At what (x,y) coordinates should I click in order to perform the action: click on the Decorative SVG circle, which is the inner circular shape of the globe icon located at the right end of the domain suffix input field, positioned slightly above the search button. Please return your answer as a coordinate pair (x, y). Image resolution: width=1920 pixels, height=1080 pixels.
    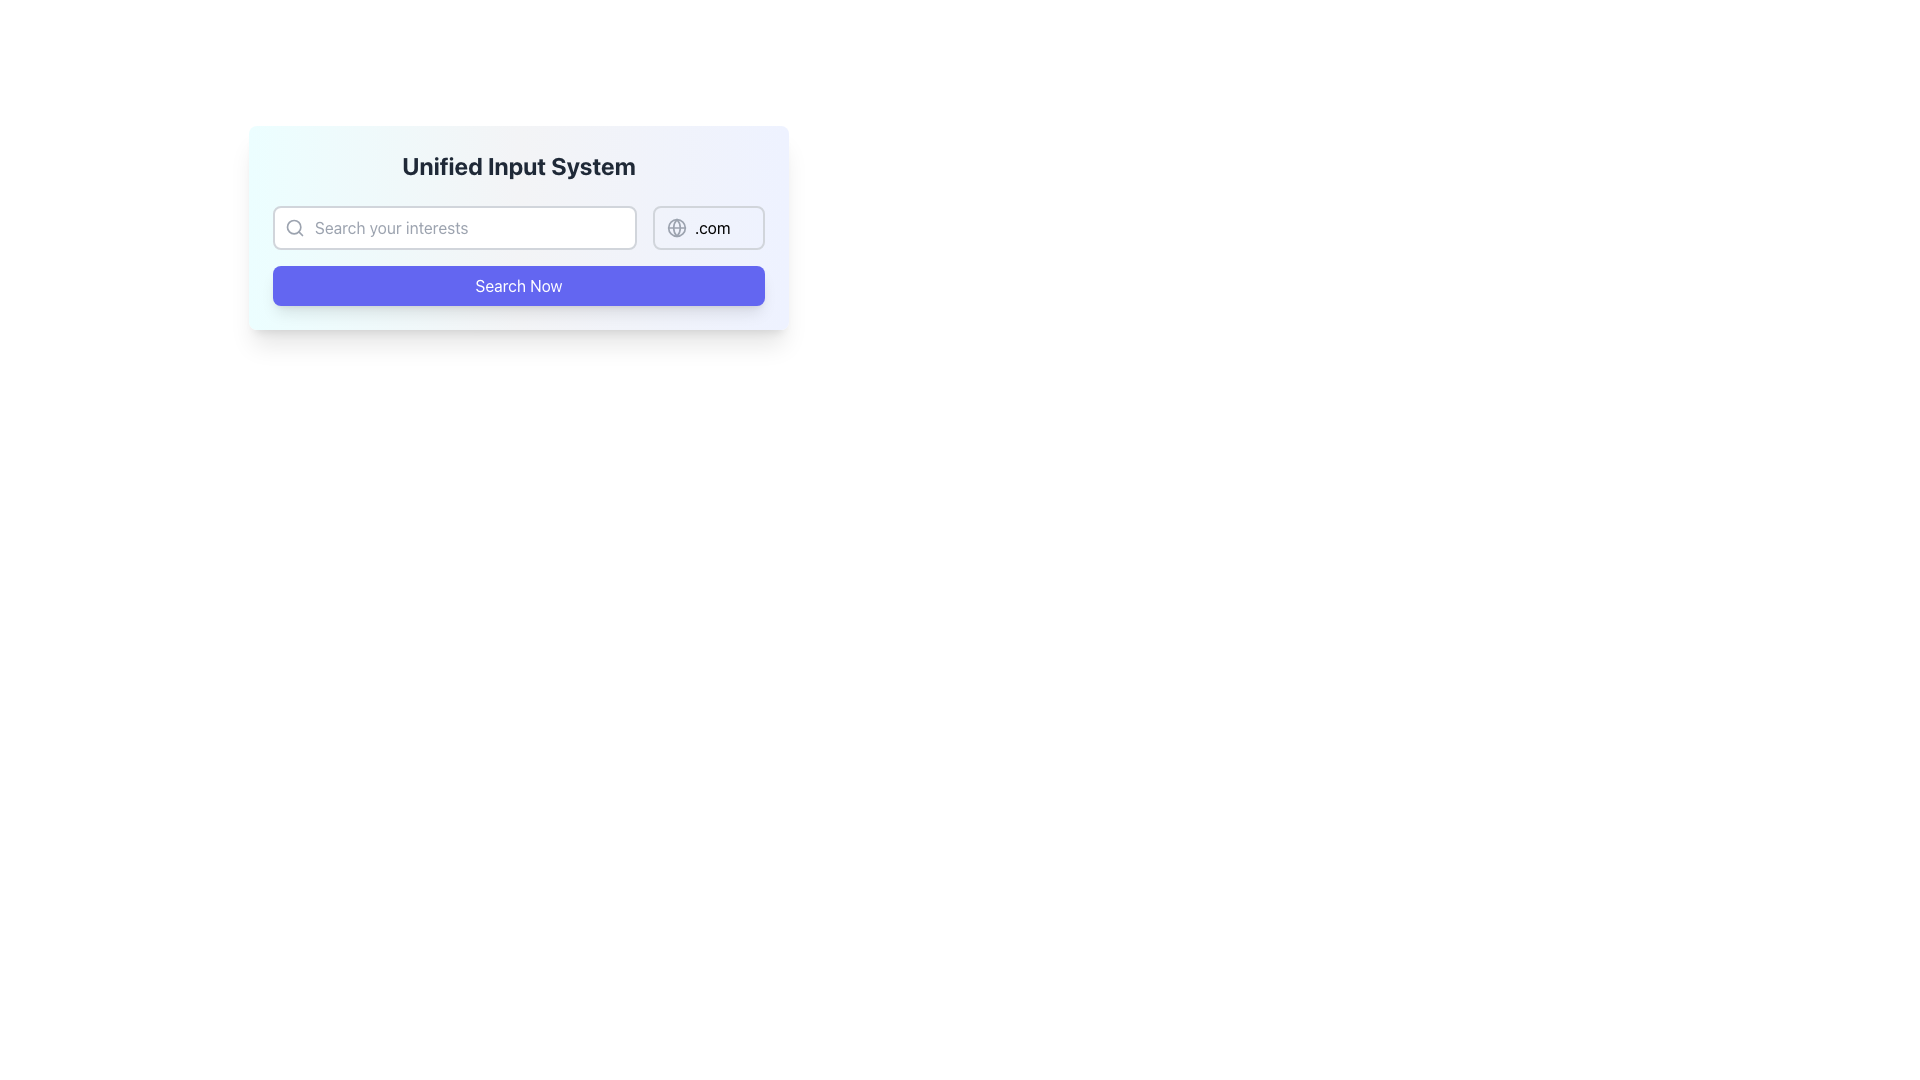
    Looking at the image, I should click on (676, 226).